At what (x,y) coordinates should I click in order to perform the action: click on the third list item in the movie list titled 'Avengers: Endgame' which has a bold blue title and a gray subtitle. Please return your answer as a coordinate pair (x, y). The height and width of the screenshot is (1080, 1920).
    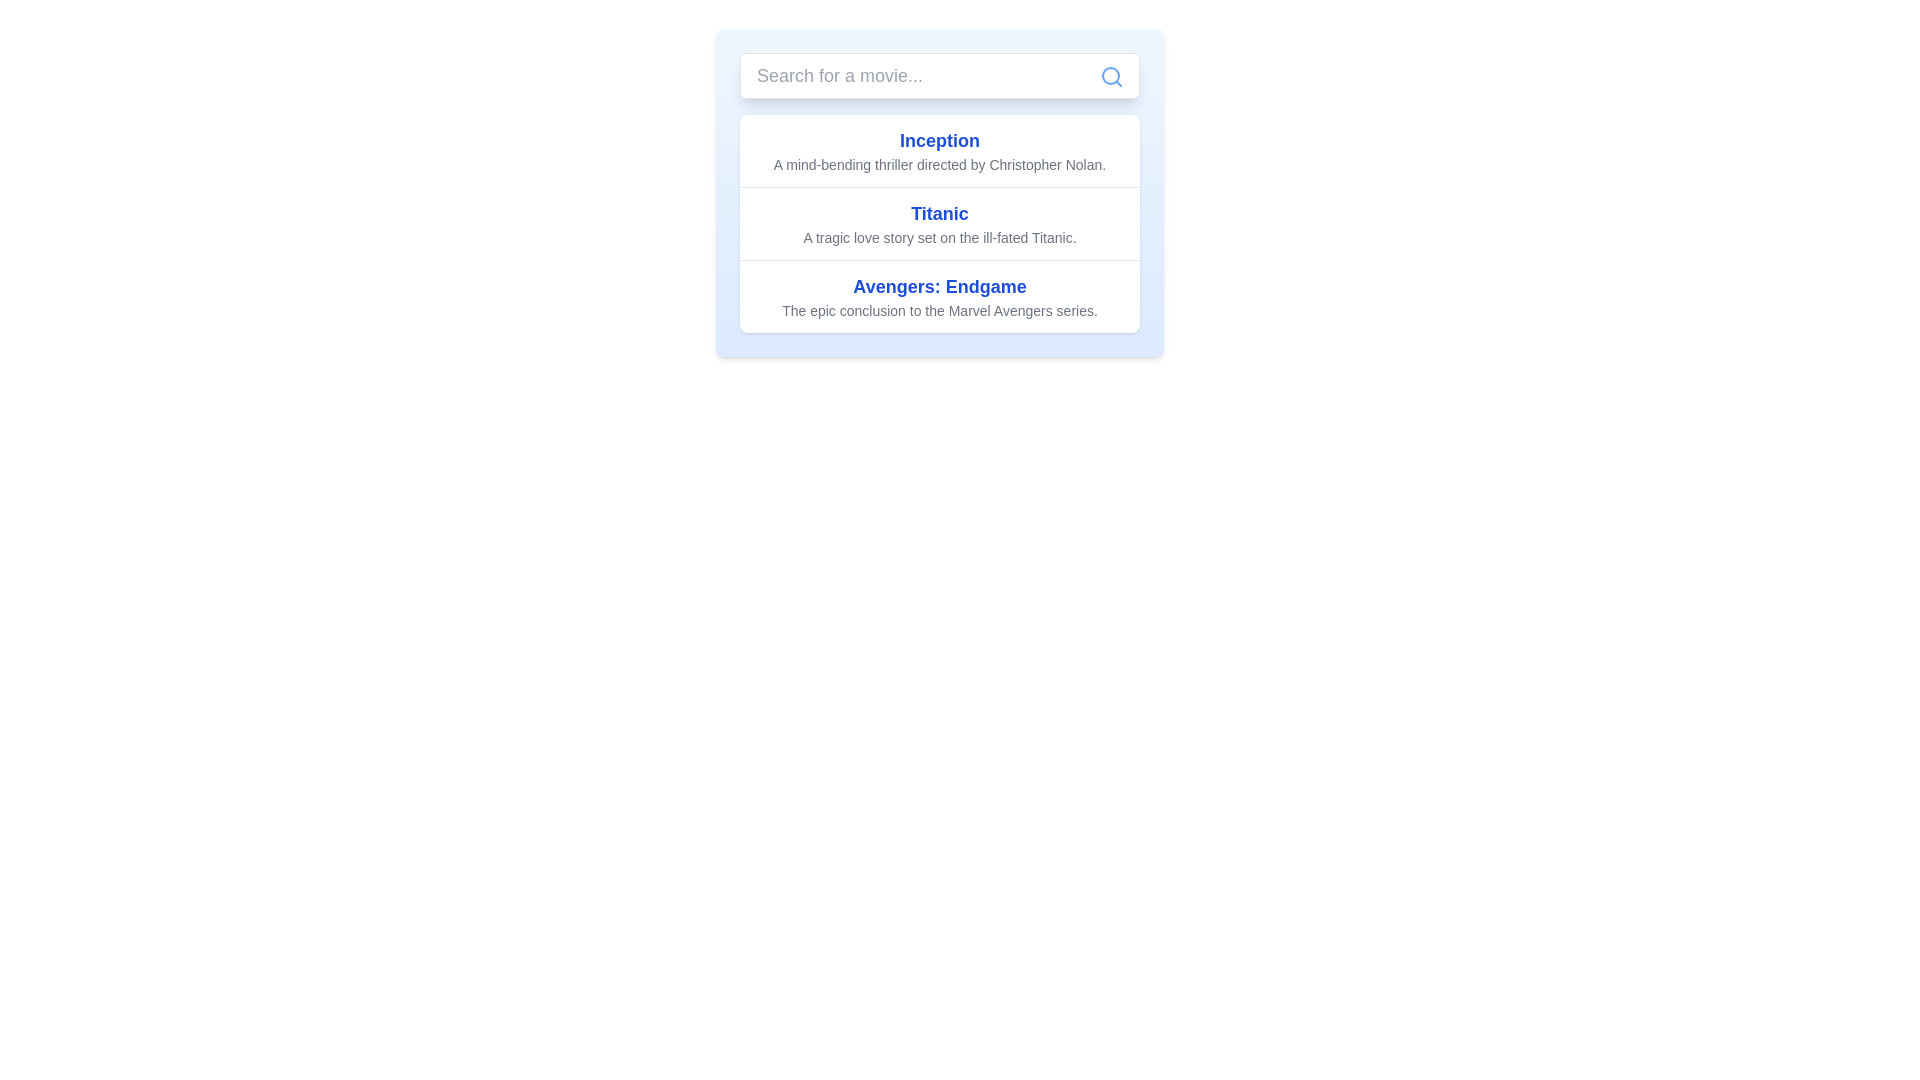
    Looking at the image, I should click on (939, 296).